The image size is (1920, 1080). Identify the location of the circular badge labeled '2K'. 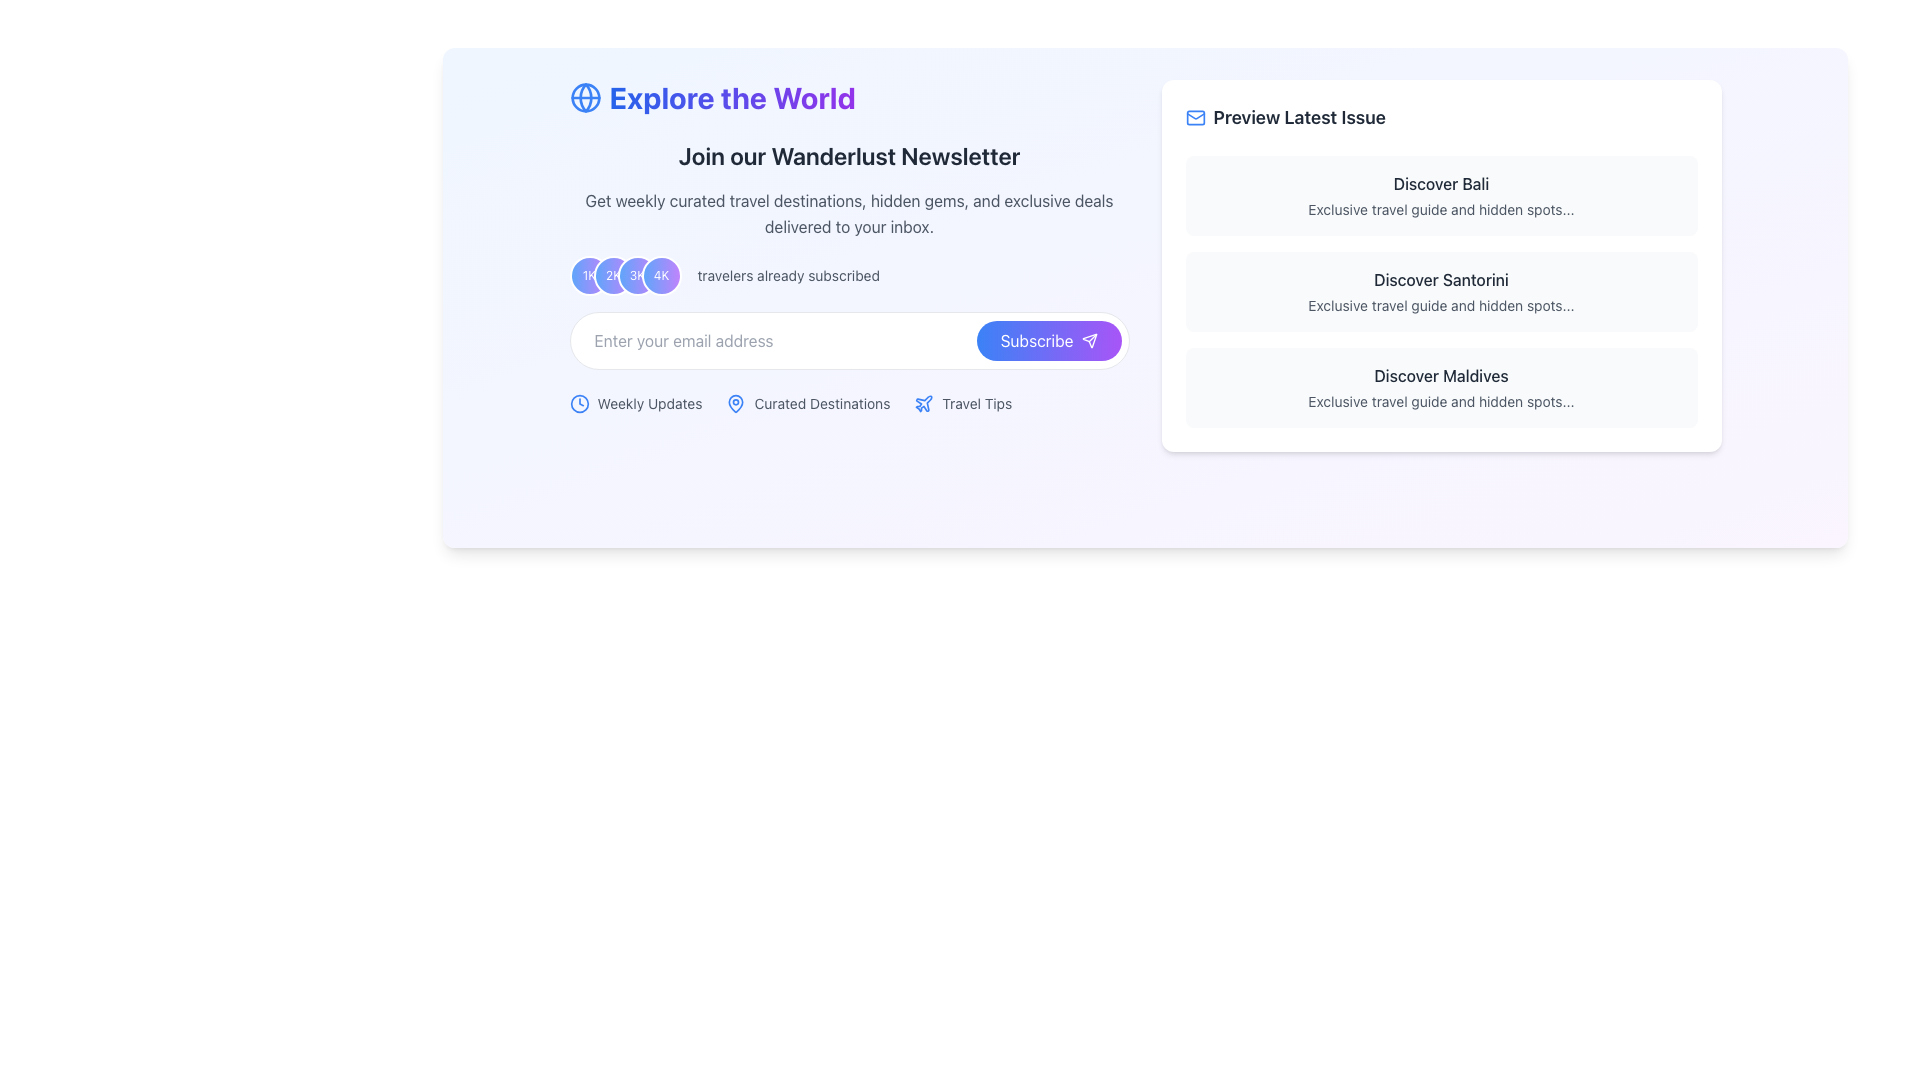
(612, 276).